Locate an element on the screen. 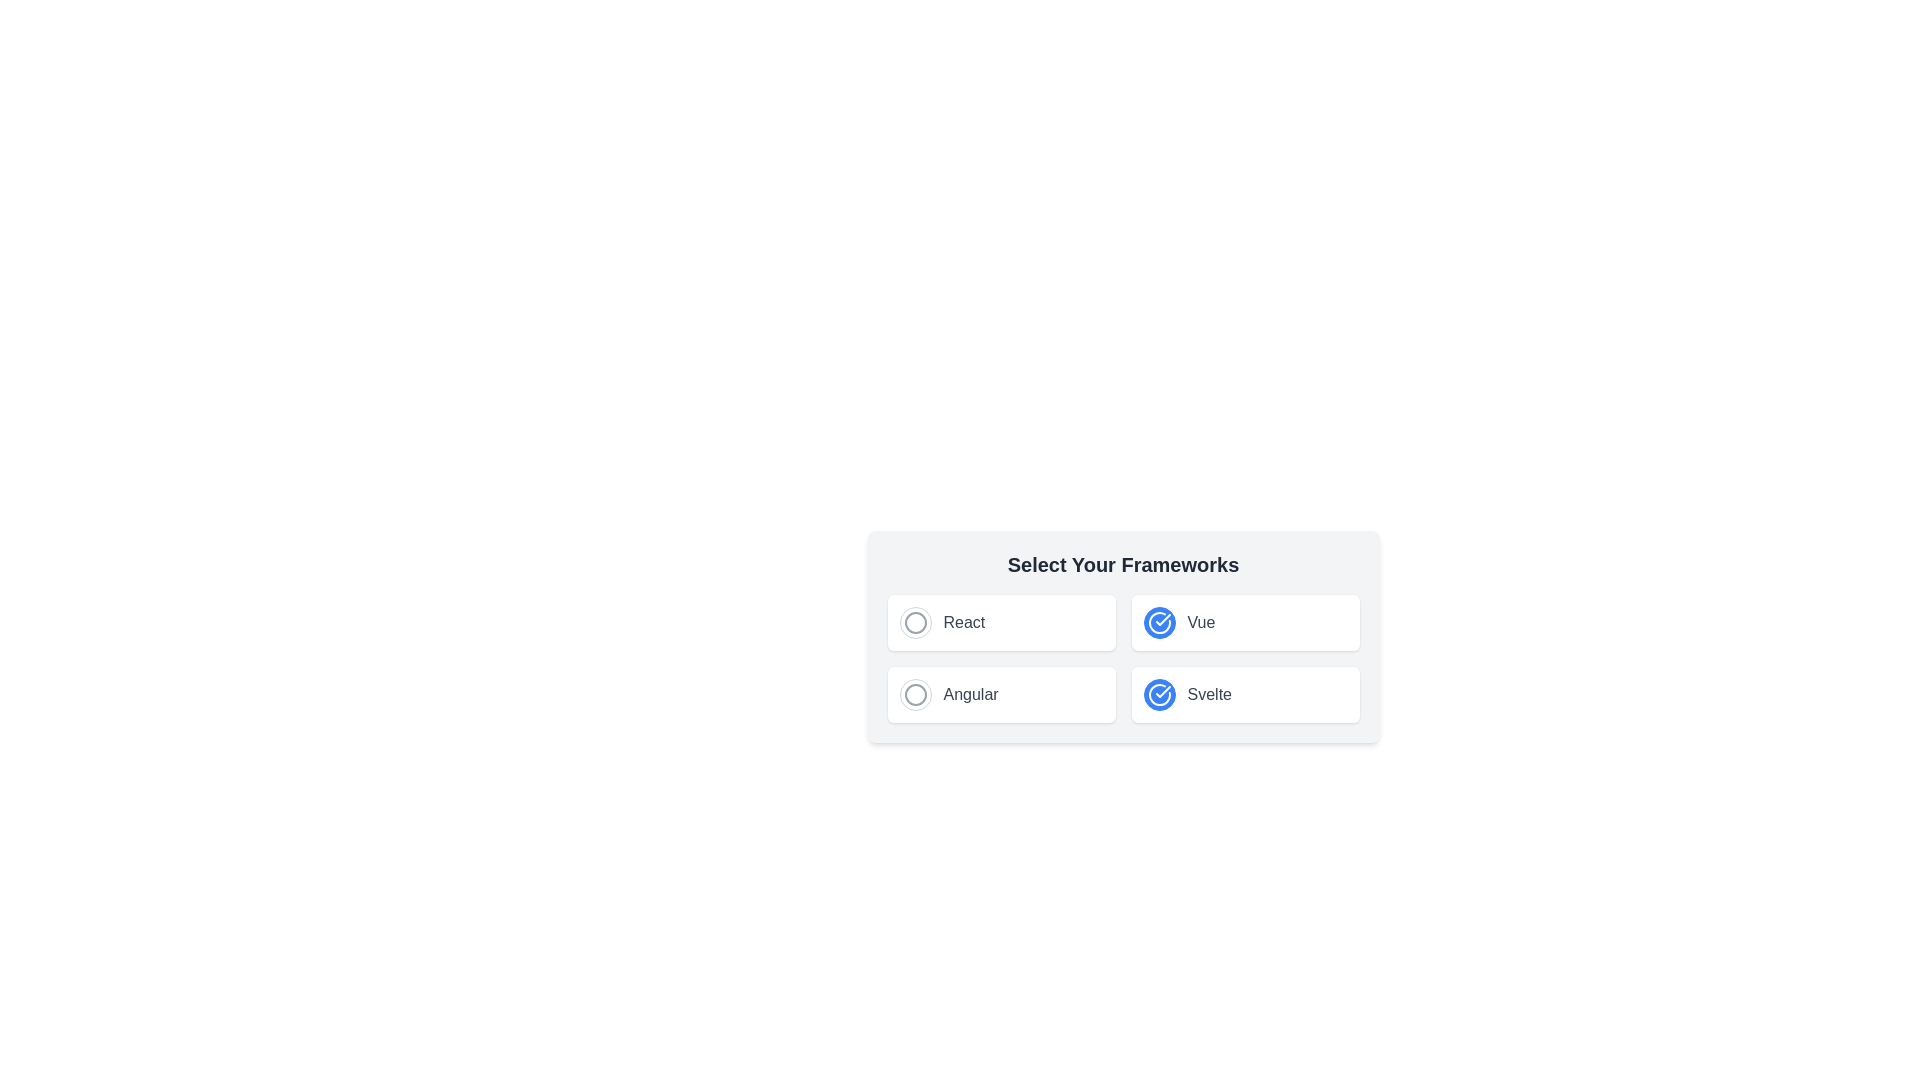  the text label 'Angular' that displays the name of the Angular framework, located in the bottom-left quadrant of a four-option grid beneath the 'React' label is located at coordinates (971, 693).